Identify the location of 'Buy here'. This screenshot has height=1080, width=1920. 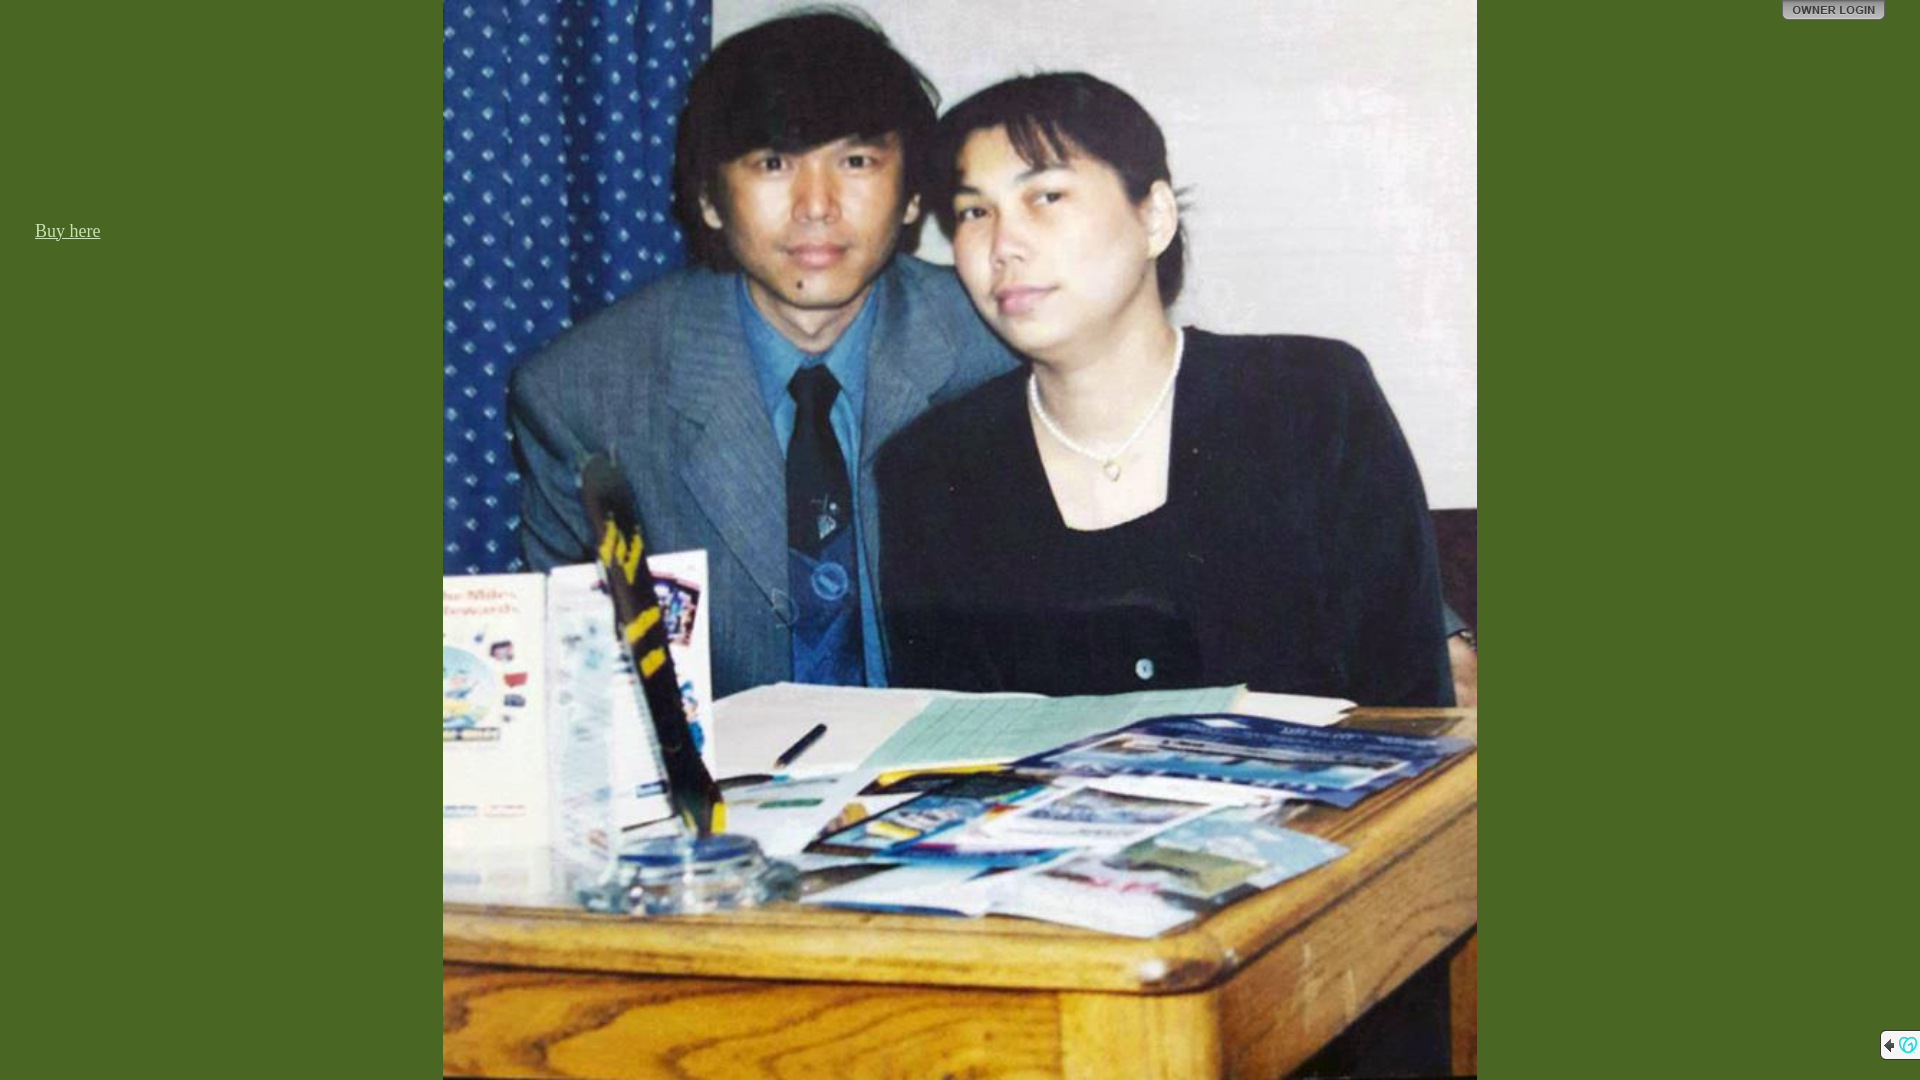
(67, 230).